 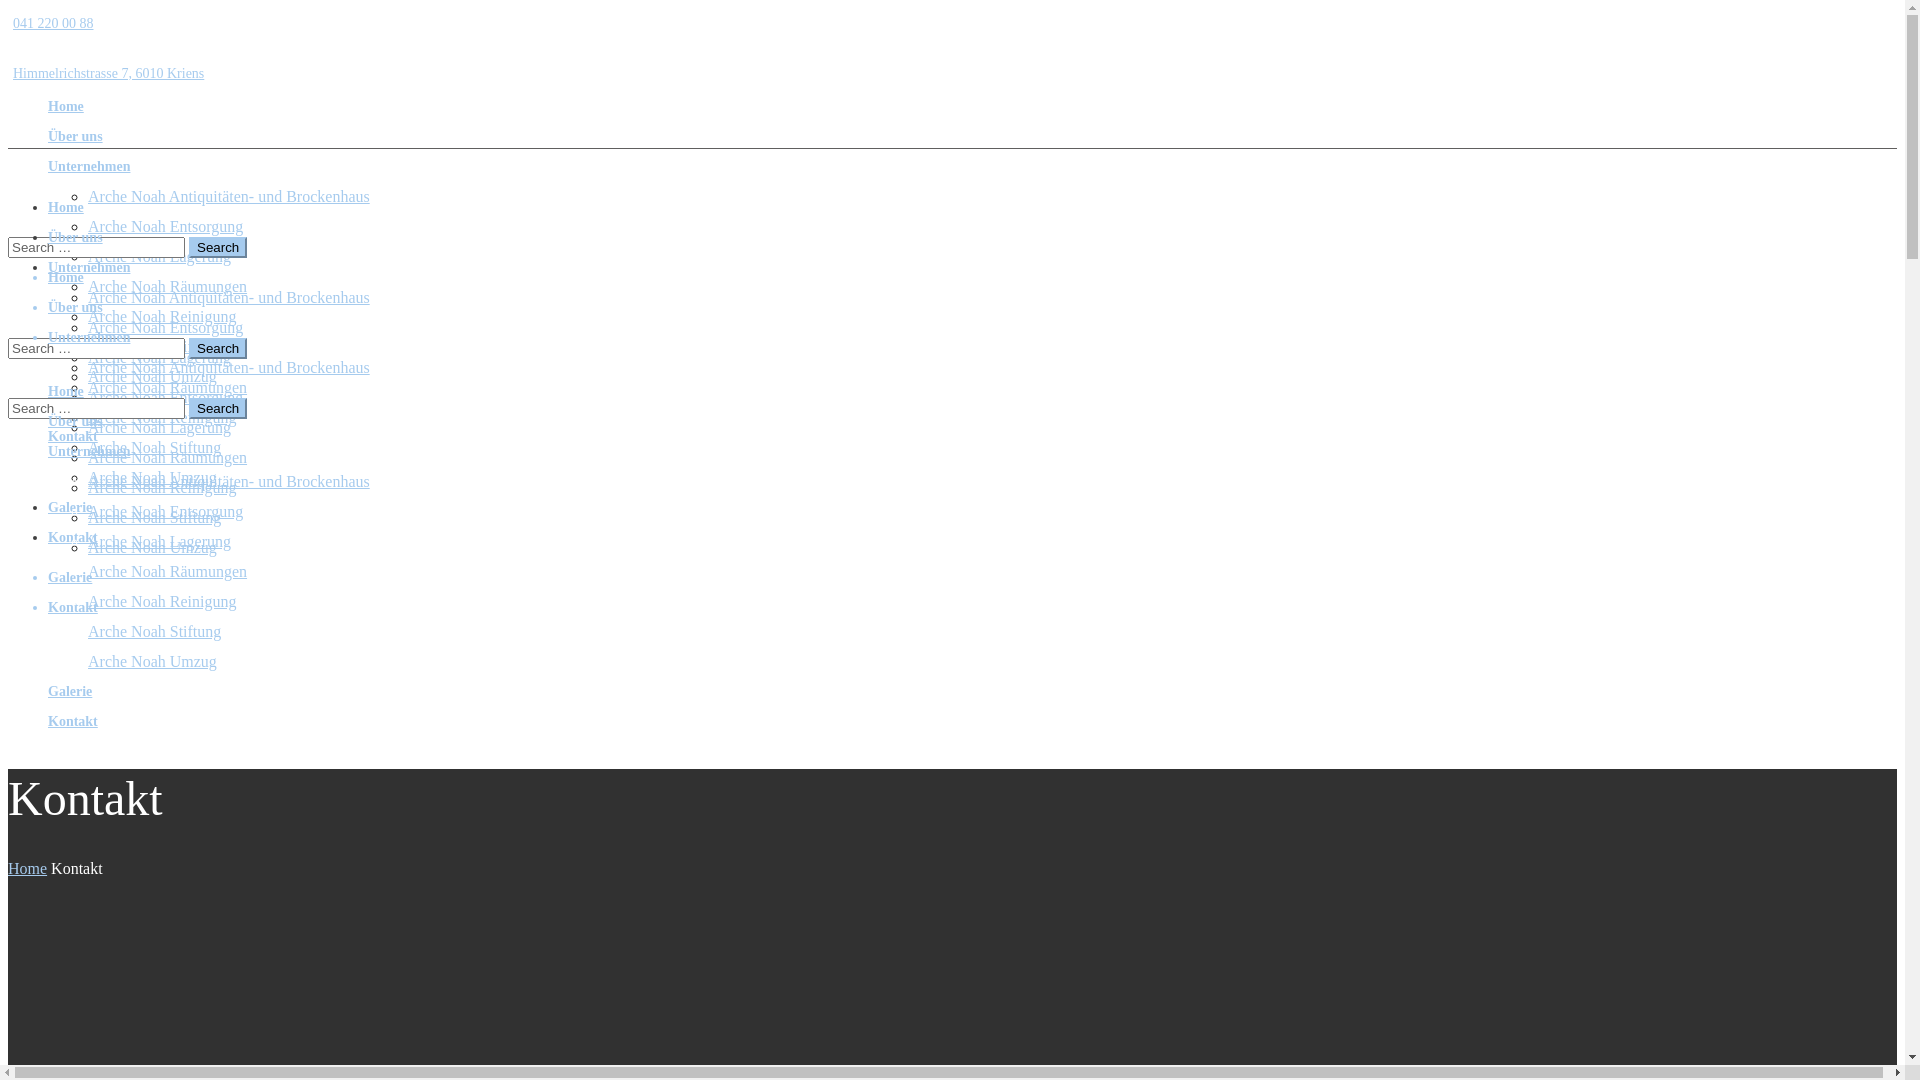 What do you see at coordinates (162, 487) in the screenshot?
I see `'Arche Noah Reinigung'` at bounding box center [162, 487].